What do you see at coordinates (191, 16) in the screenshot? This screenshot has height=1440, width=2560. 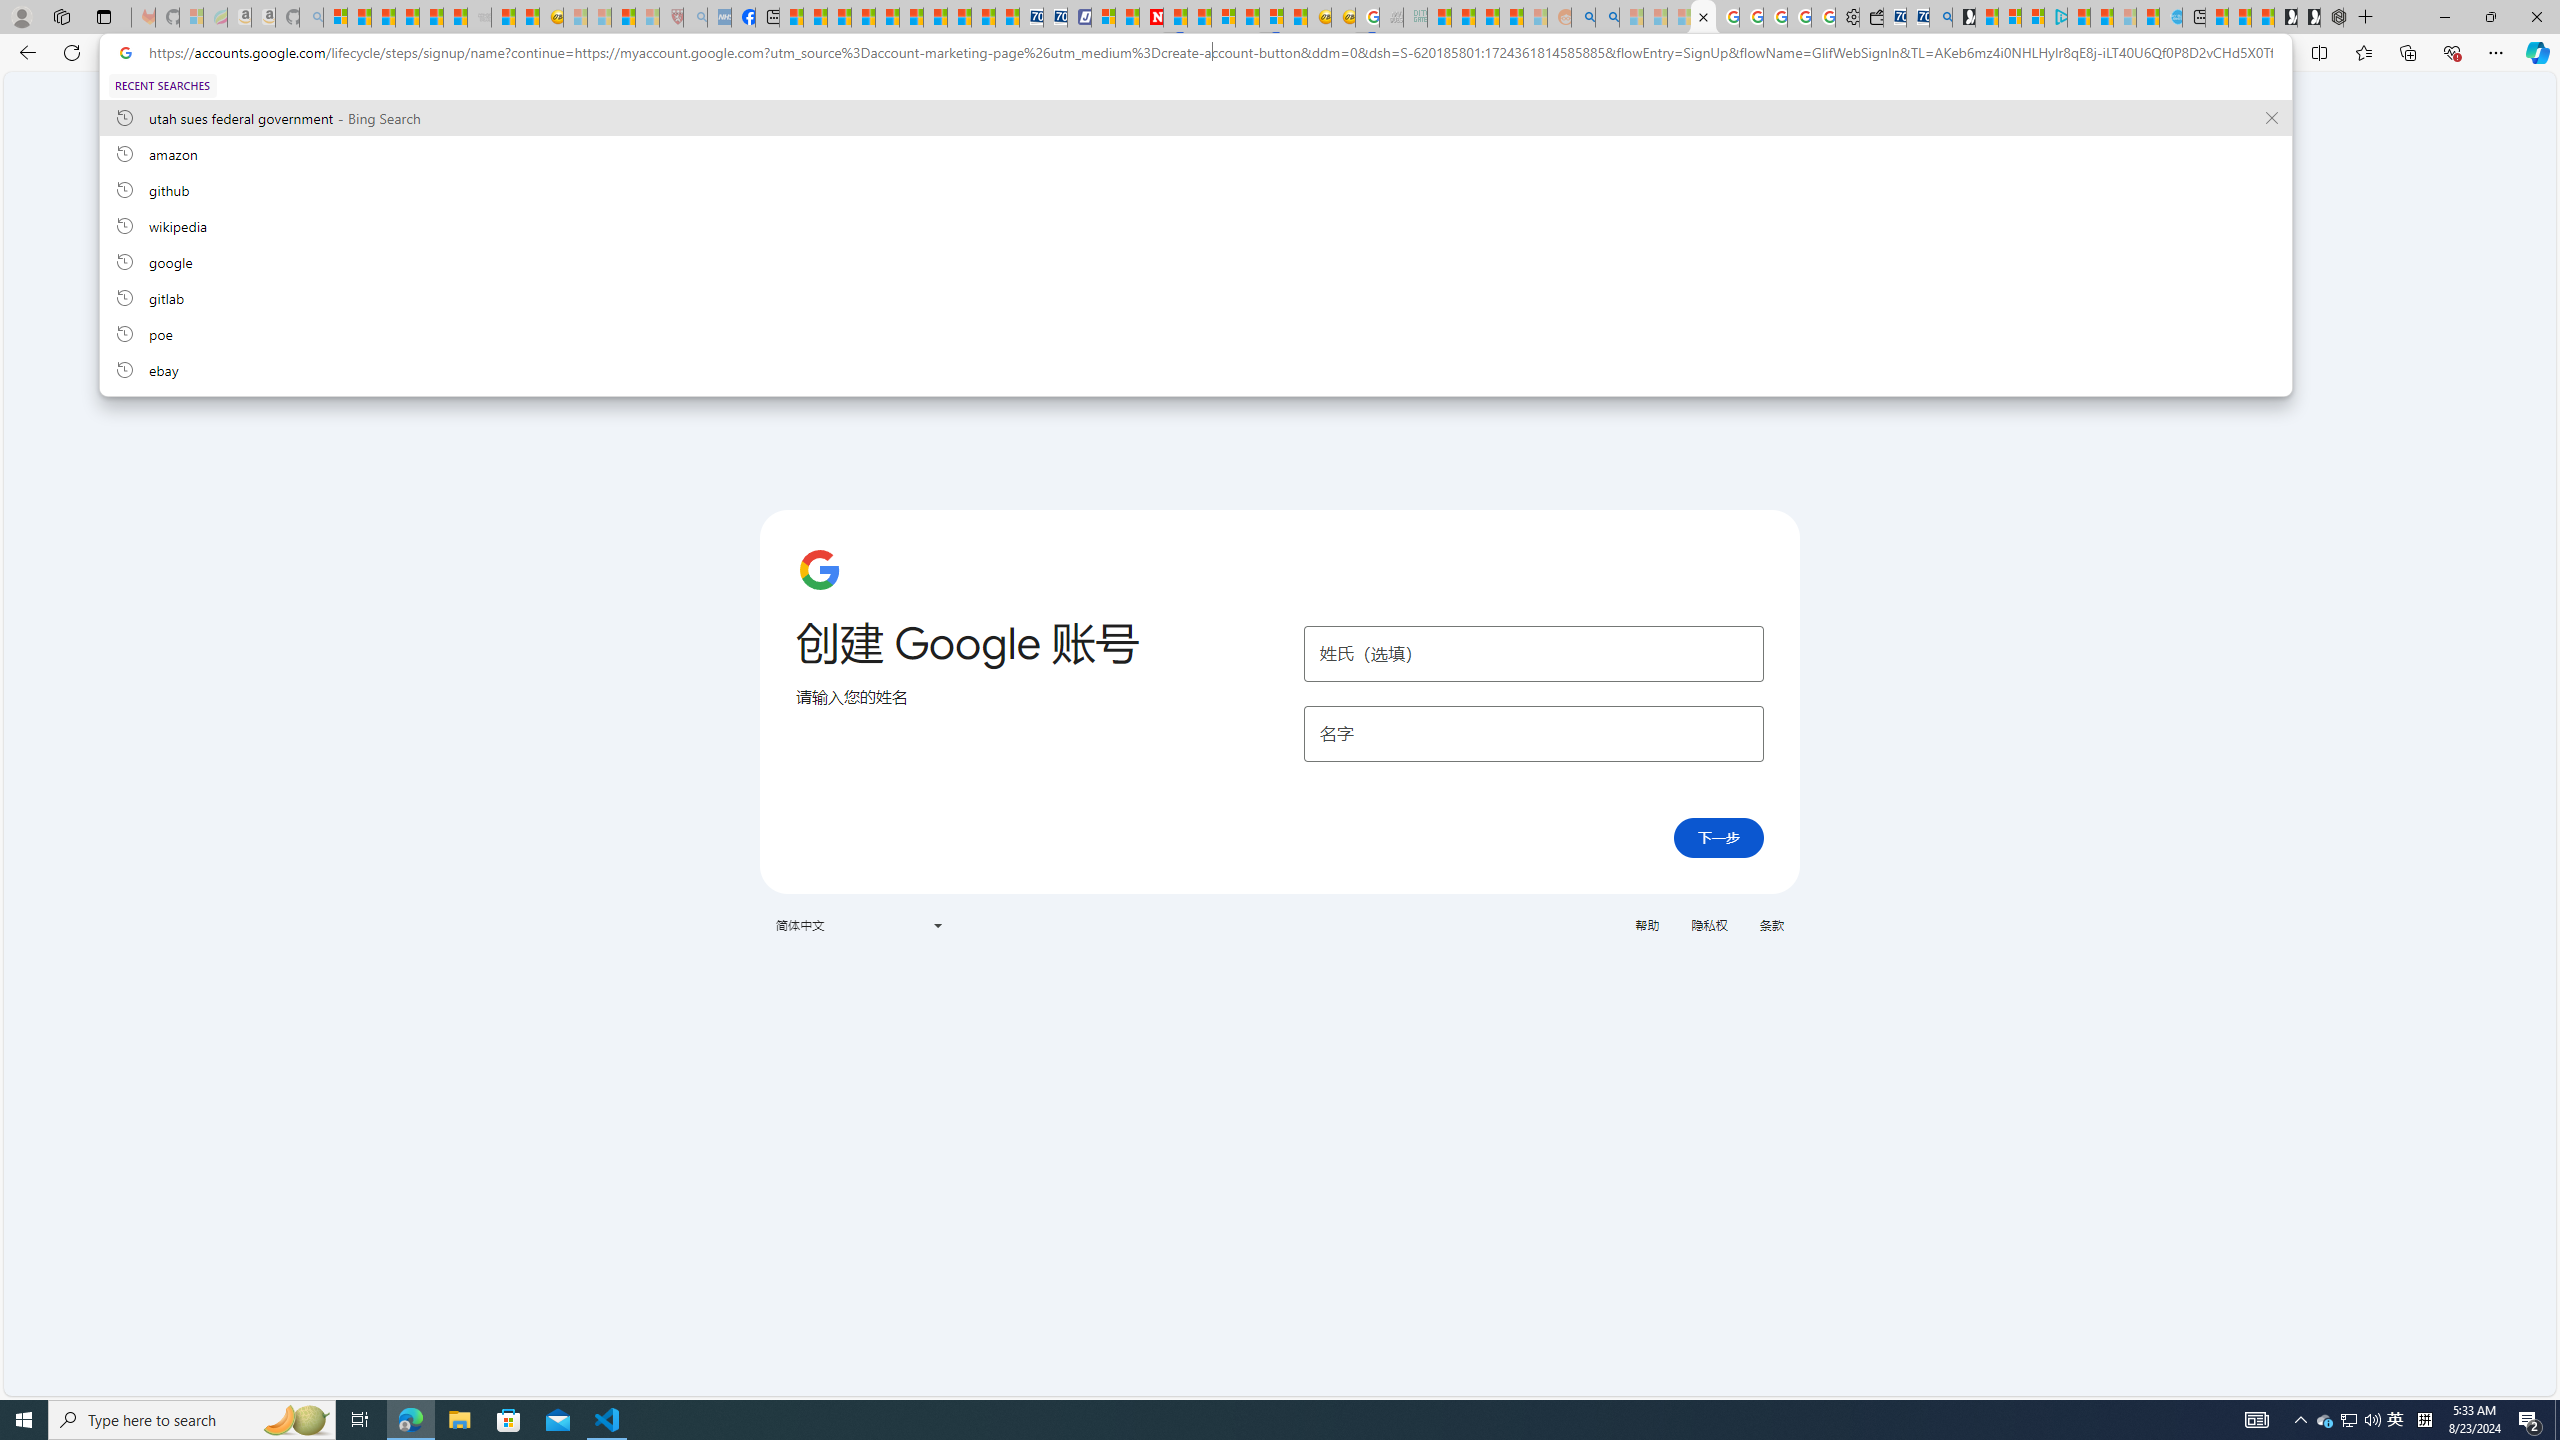 I see `'Microsoft-Report a Concern to Bing - Sleeping'` at bounding box center [191, 16].